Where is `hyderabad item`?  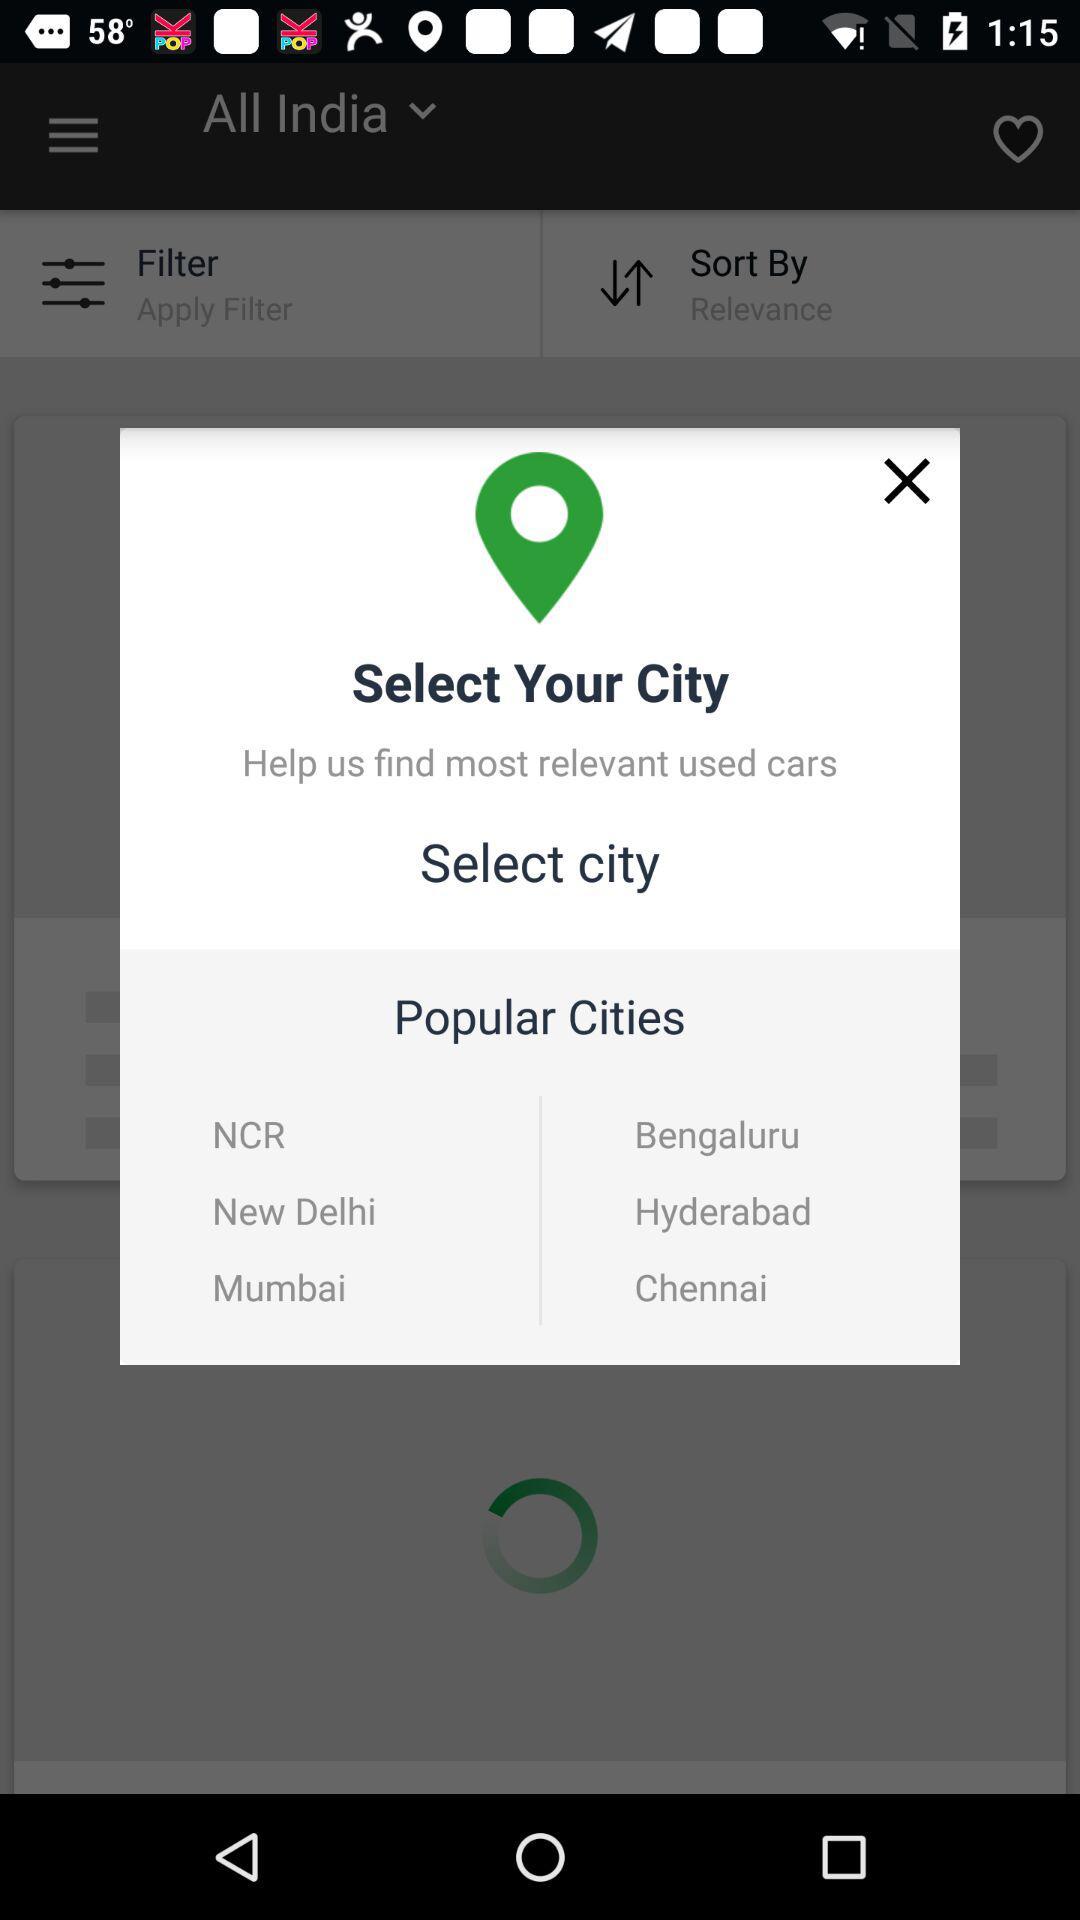 hyderabad item is located at coordinates (752, 1209).